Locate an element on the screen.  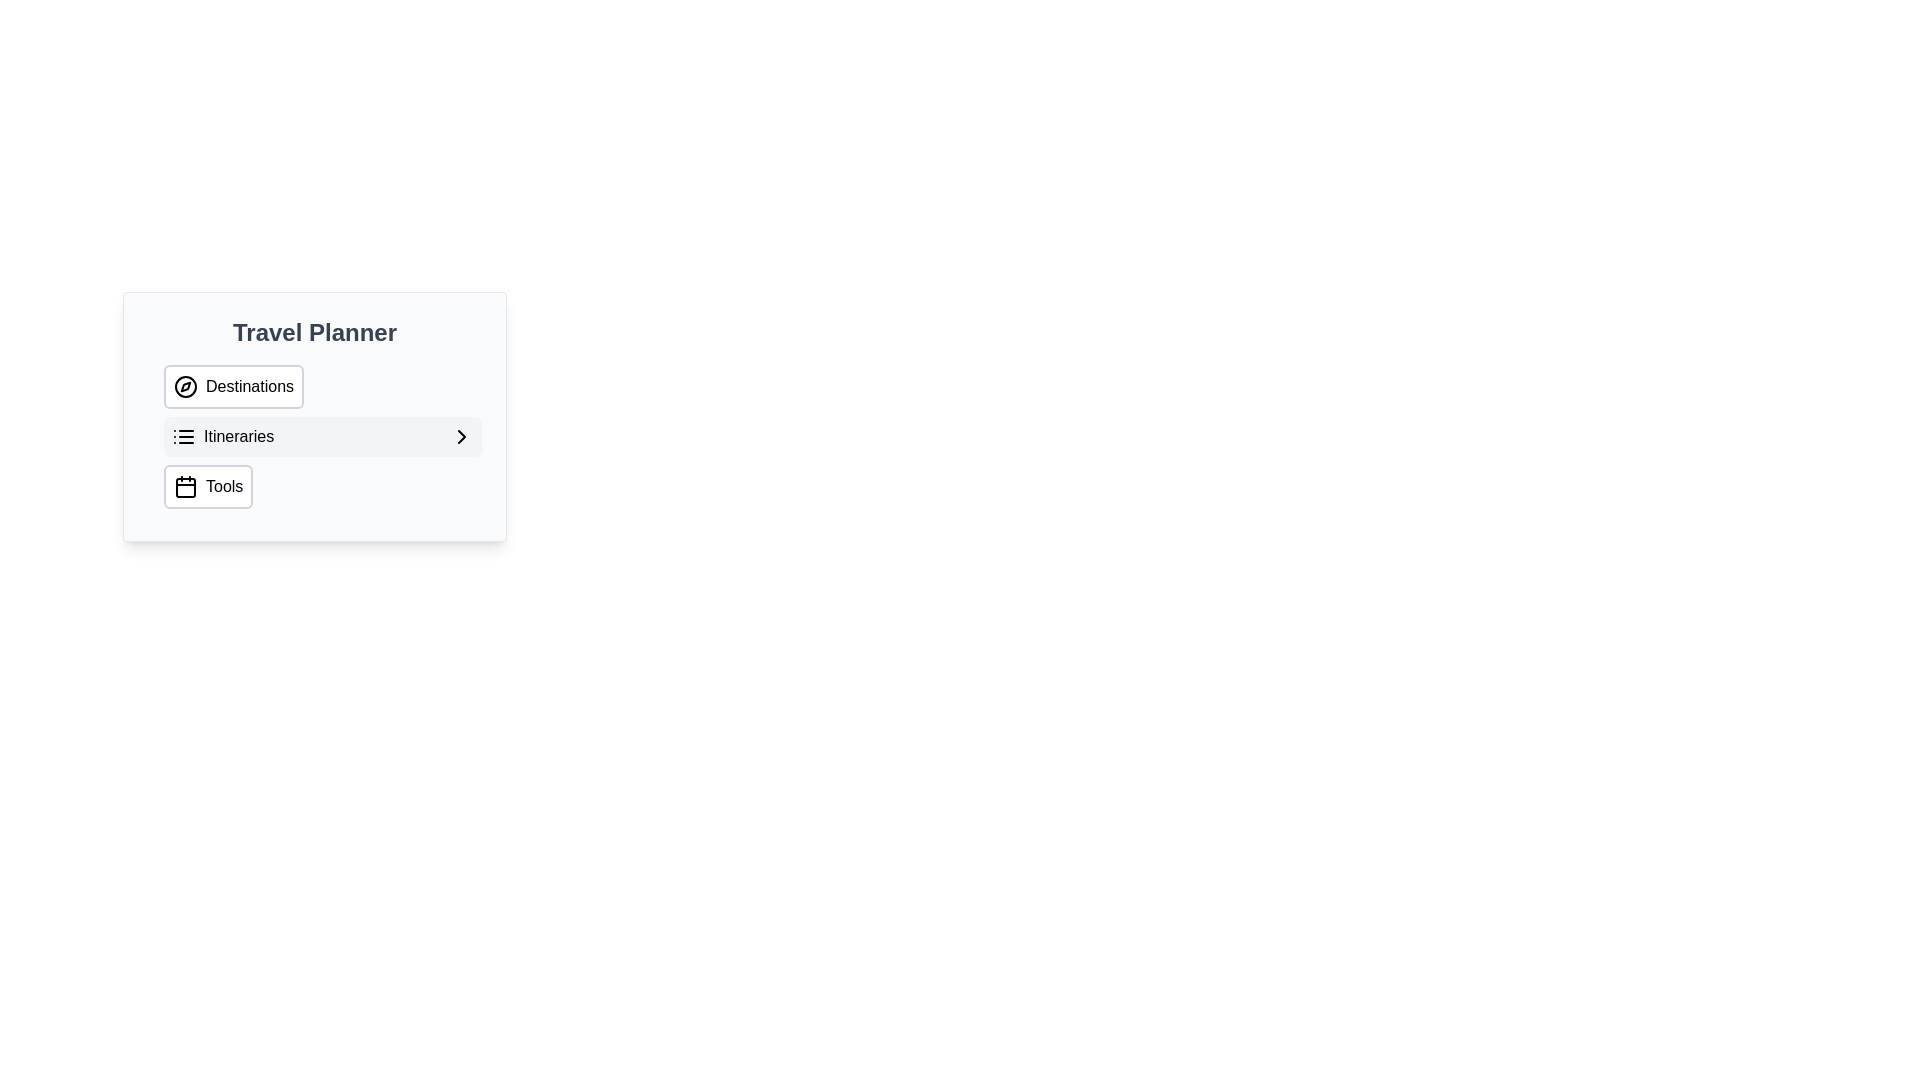
the small, square calendar icon with a white background and a thin black border, located beside the label 'Tools' is located at coordinates (186, 488).